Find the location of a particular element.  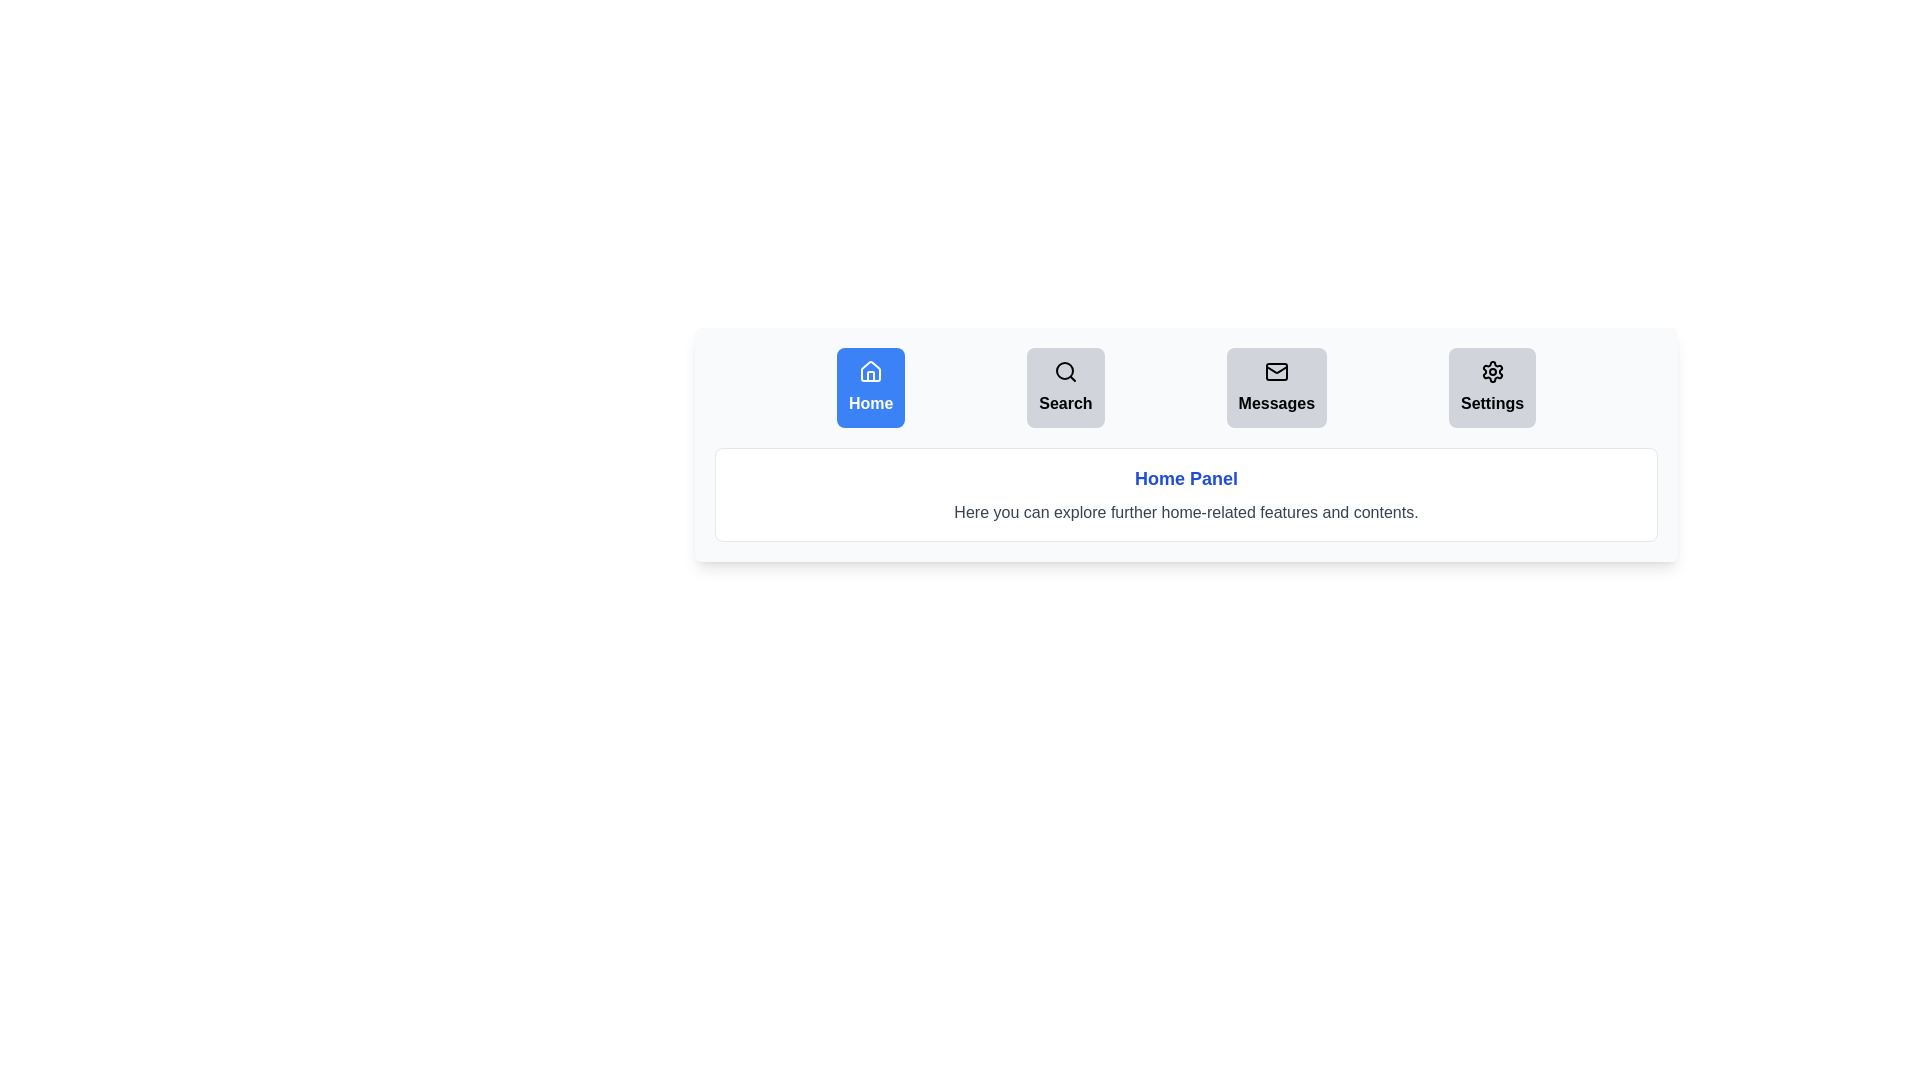

the diagonal line segment of the 'Messages' button's icon in the top navigation bar, which is styled in black and forms part of a triangular shape is located at coordinates (1275, 370).